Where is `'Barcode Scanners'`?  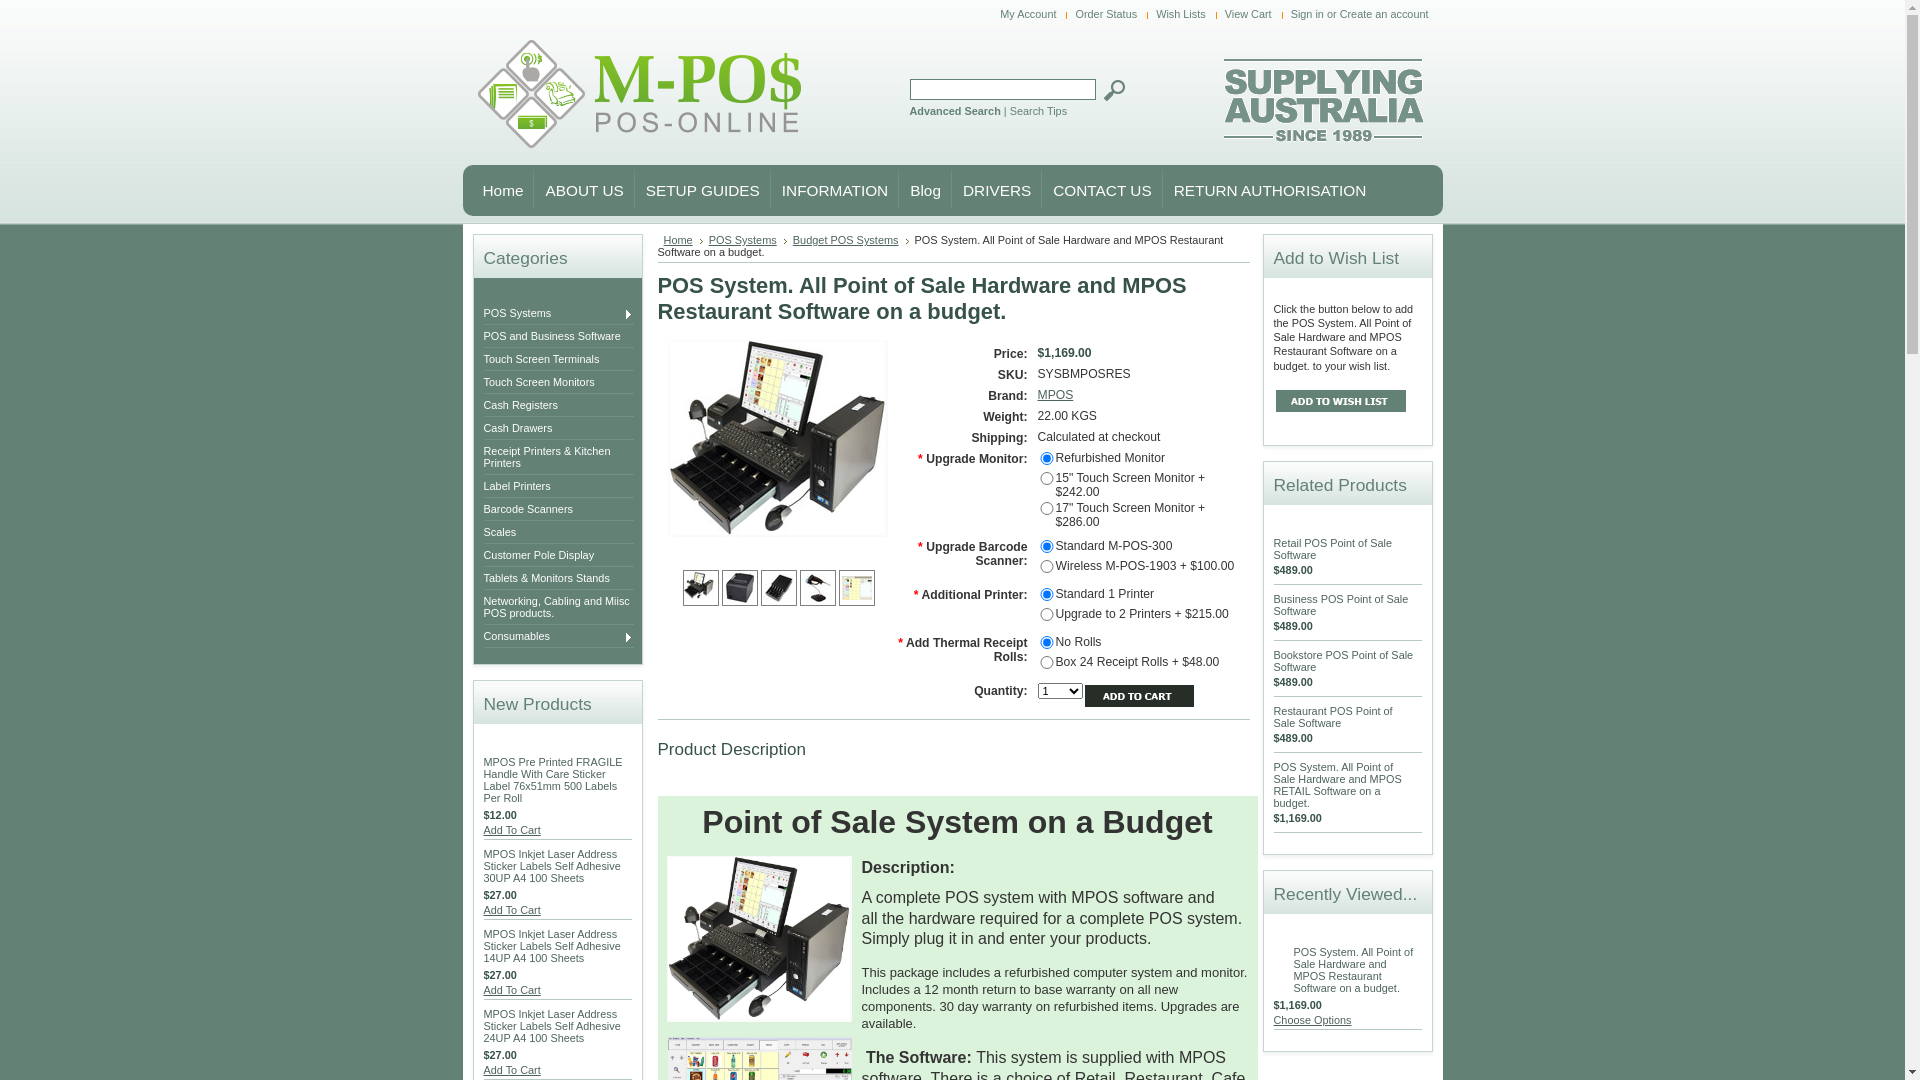 'Barcode Scanners' is located at coordinates (561, 508).